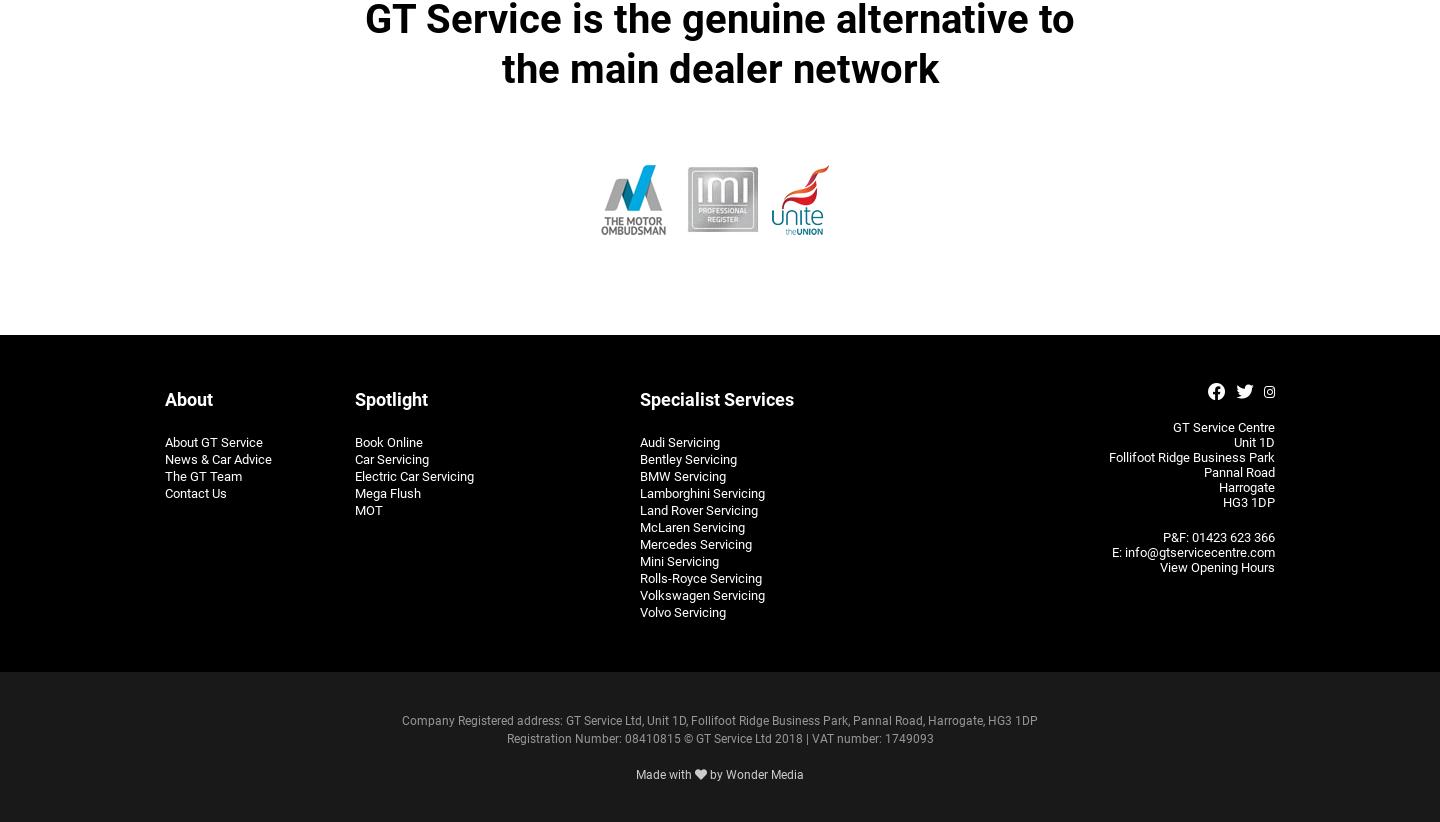 This screenshot has height=822, width=1440. I want to click on 'by', so click(716, 772).